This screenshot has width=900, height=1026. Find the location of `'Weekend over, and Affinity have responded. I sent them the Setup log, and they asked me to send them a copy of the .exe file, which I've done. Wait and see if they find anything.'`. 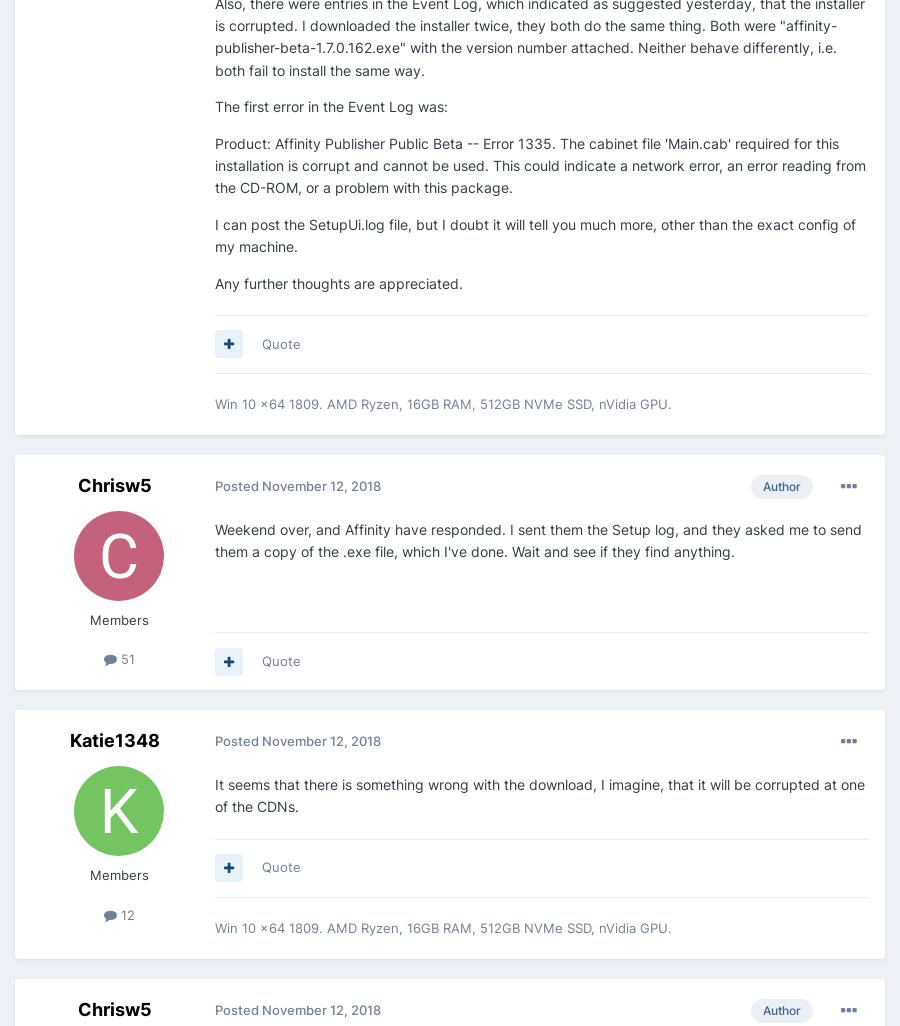

'Weekend over, and Affinity have responded. I sent them the Setup log, and they asked me to send them a copy of the .exe file, which I've done. Wait and see if they find anything.' is located at coordinates (537, 539).